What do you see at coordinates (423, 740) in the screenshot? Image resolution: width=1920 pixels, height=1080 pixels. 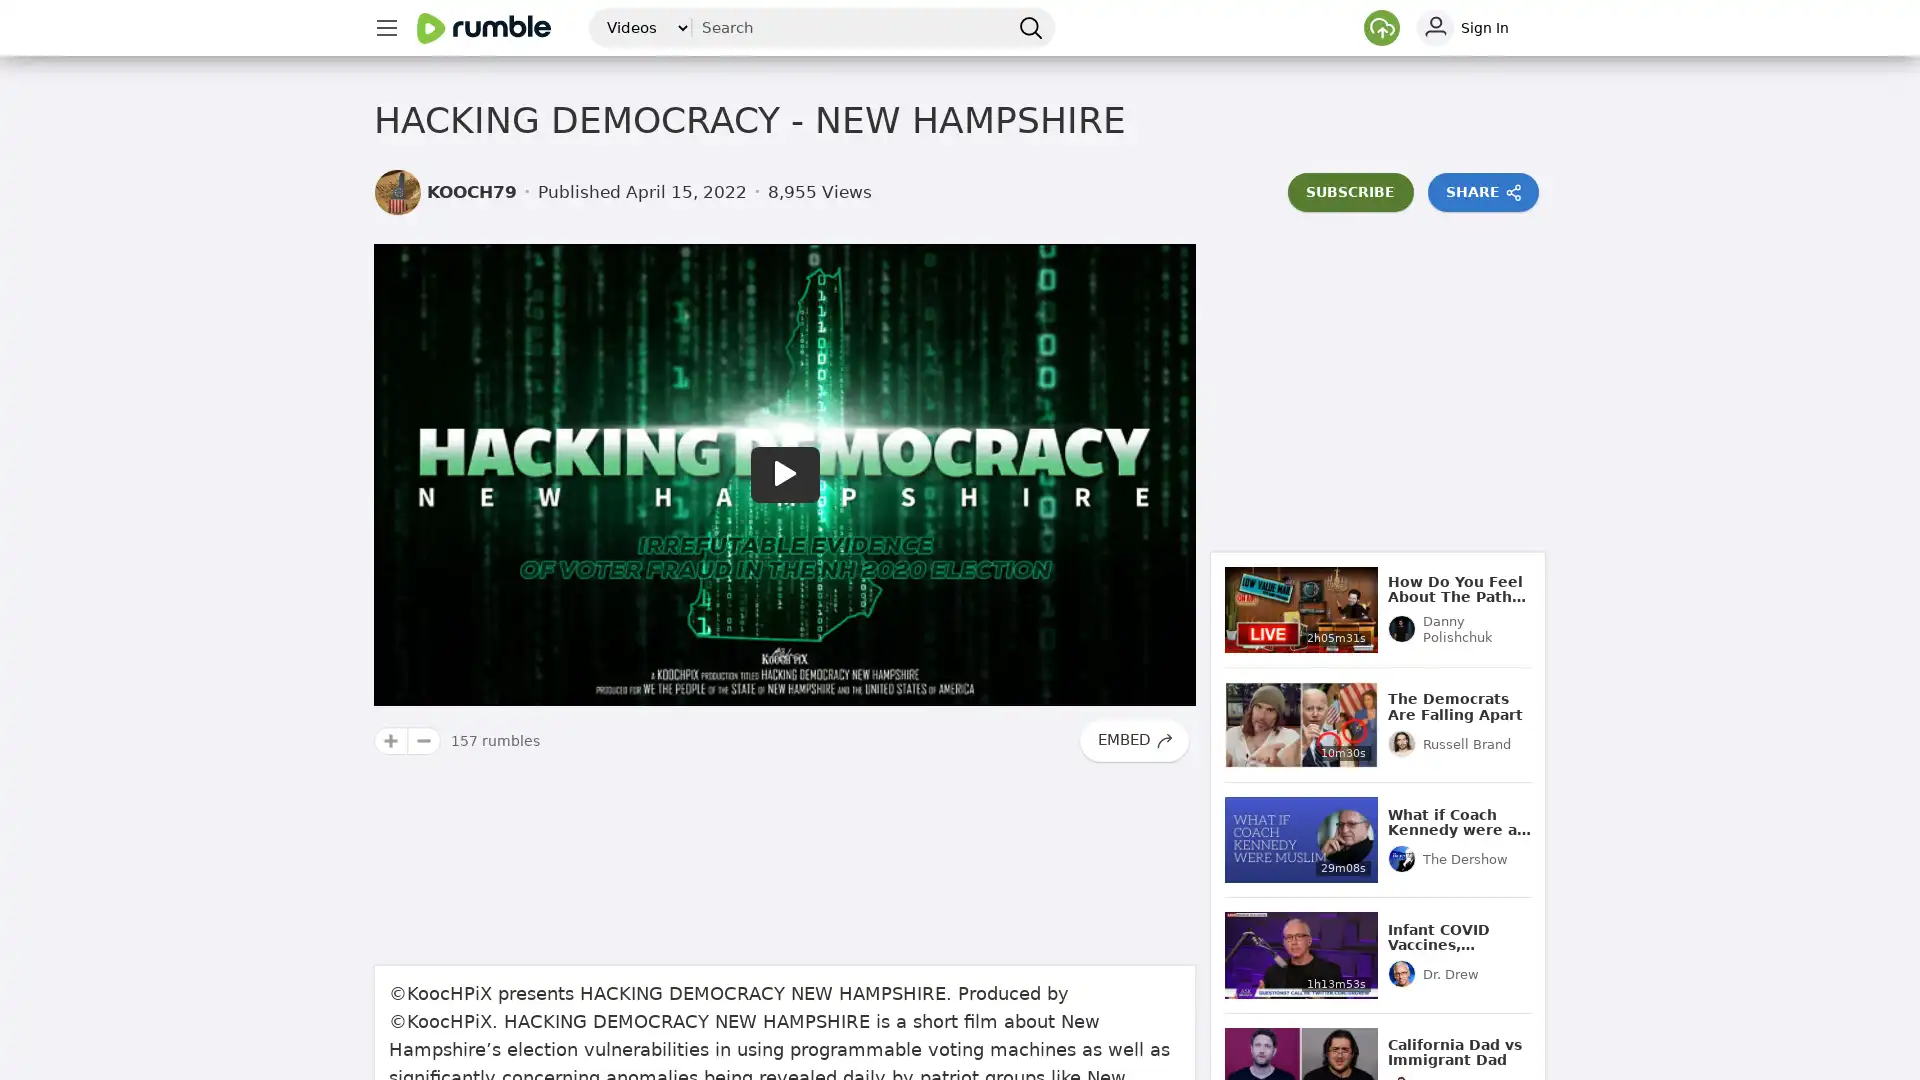 I see `Rumbles down vote` at bounding box center [423, 740].